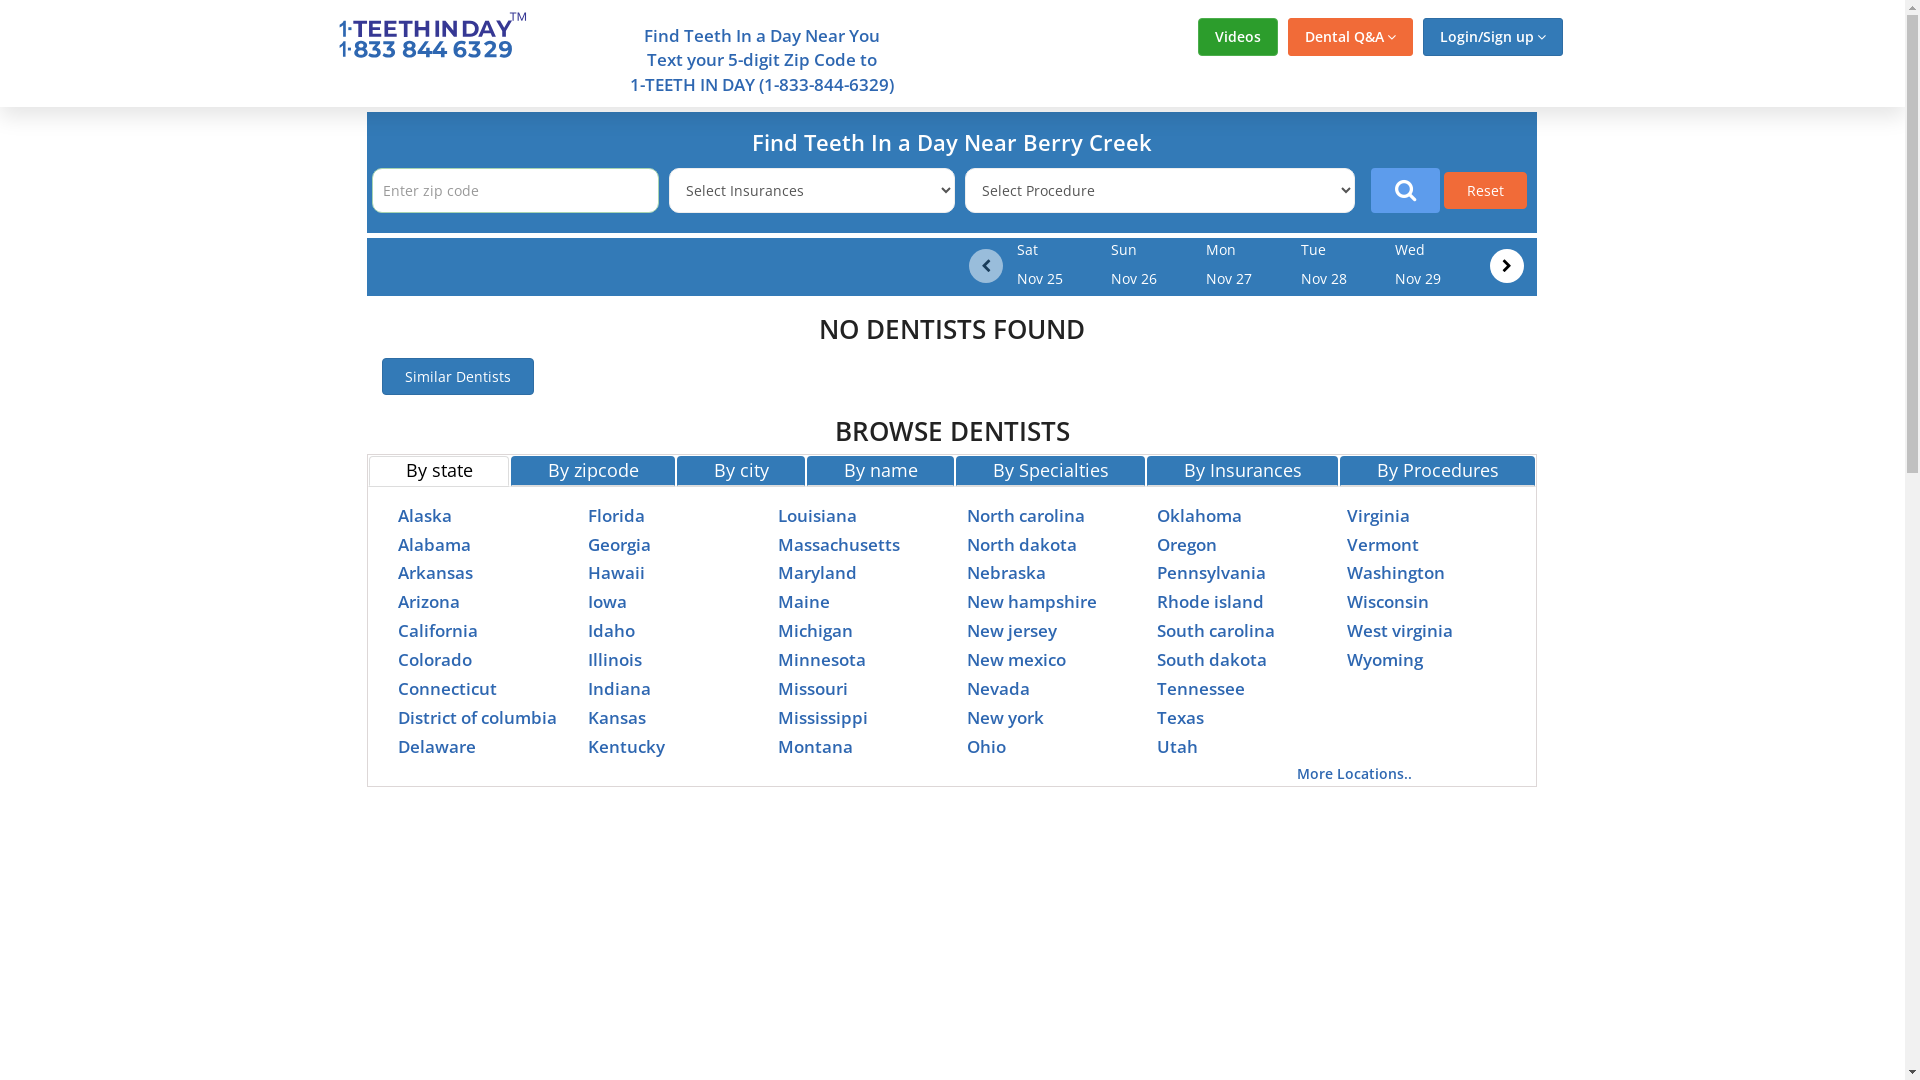  Describe the element at coordinates (966, 572) in the screenshot. I see `'Nebraska'` at that location.